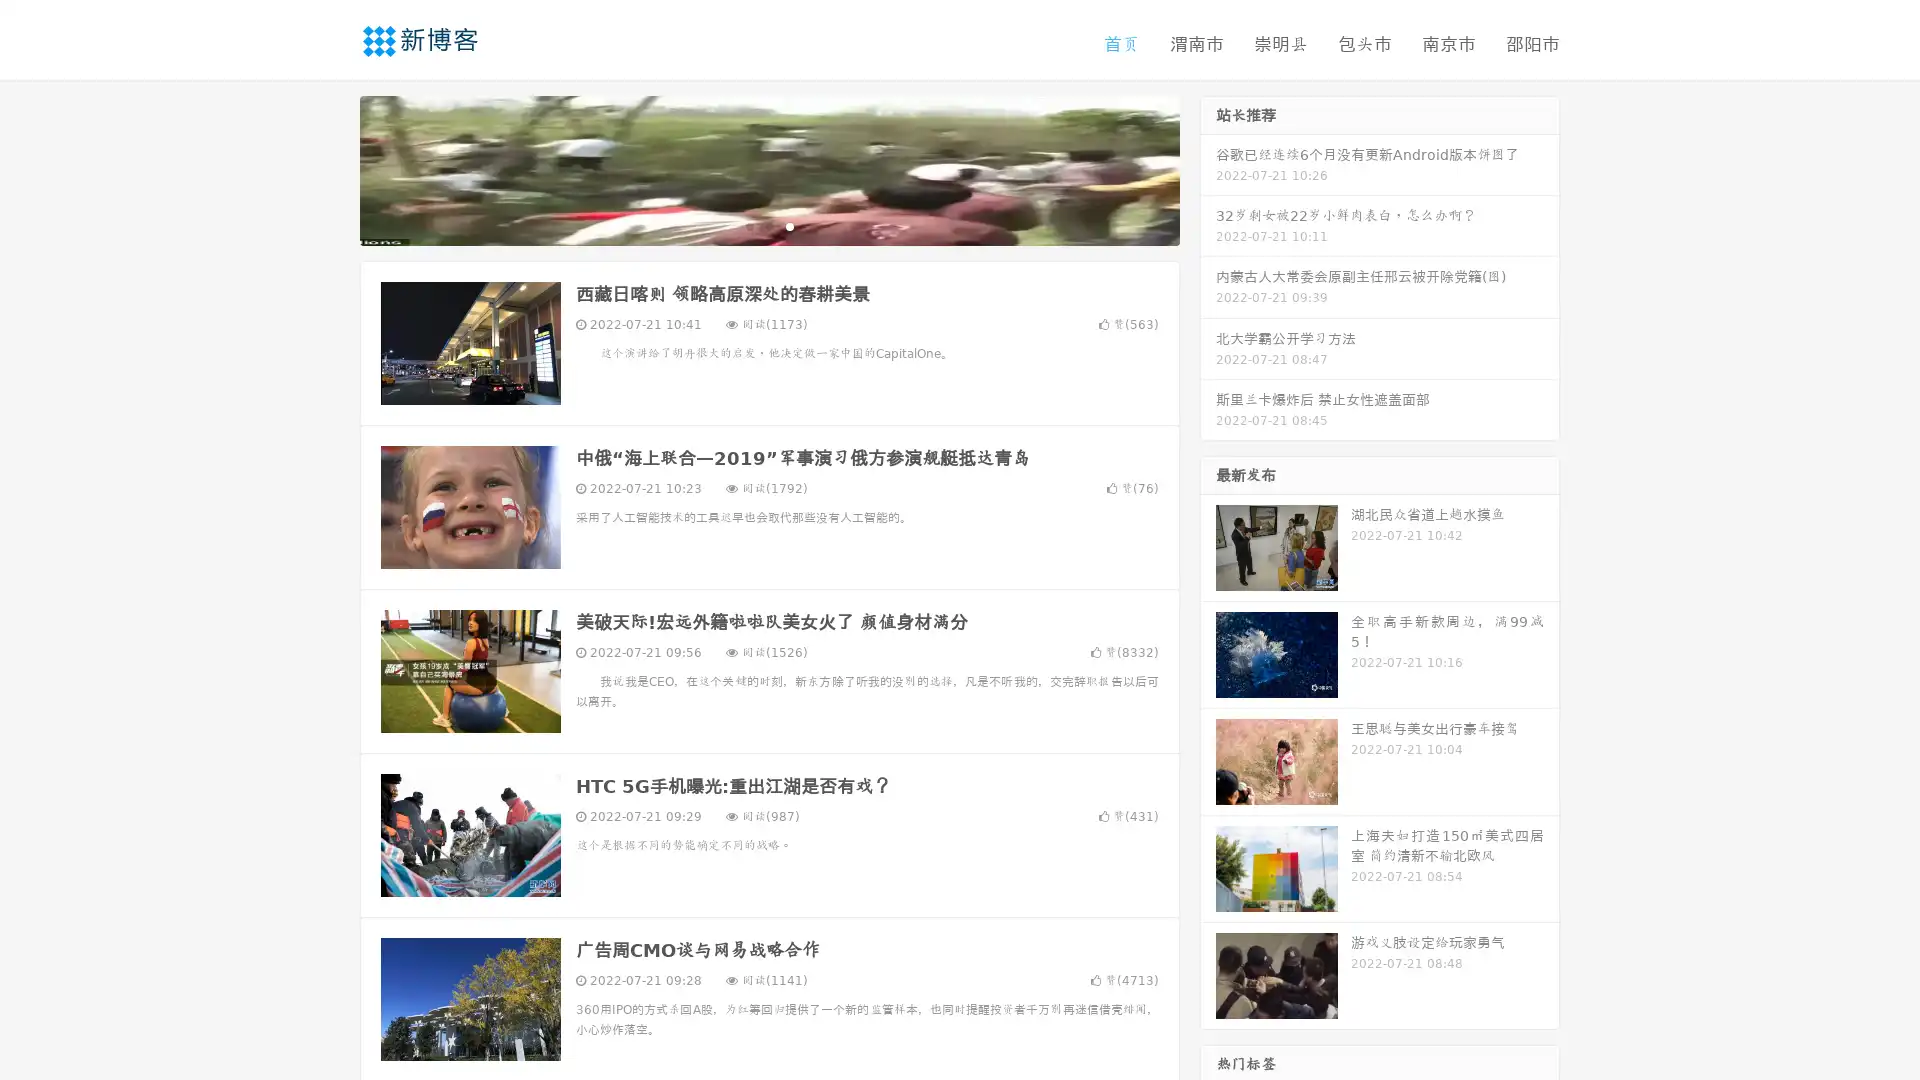 The image size is (1920, 1080). What do you see at coordinates (748, 225) in the screenshot?
I see `Go to slide 1` at bounding box center [748, 225].